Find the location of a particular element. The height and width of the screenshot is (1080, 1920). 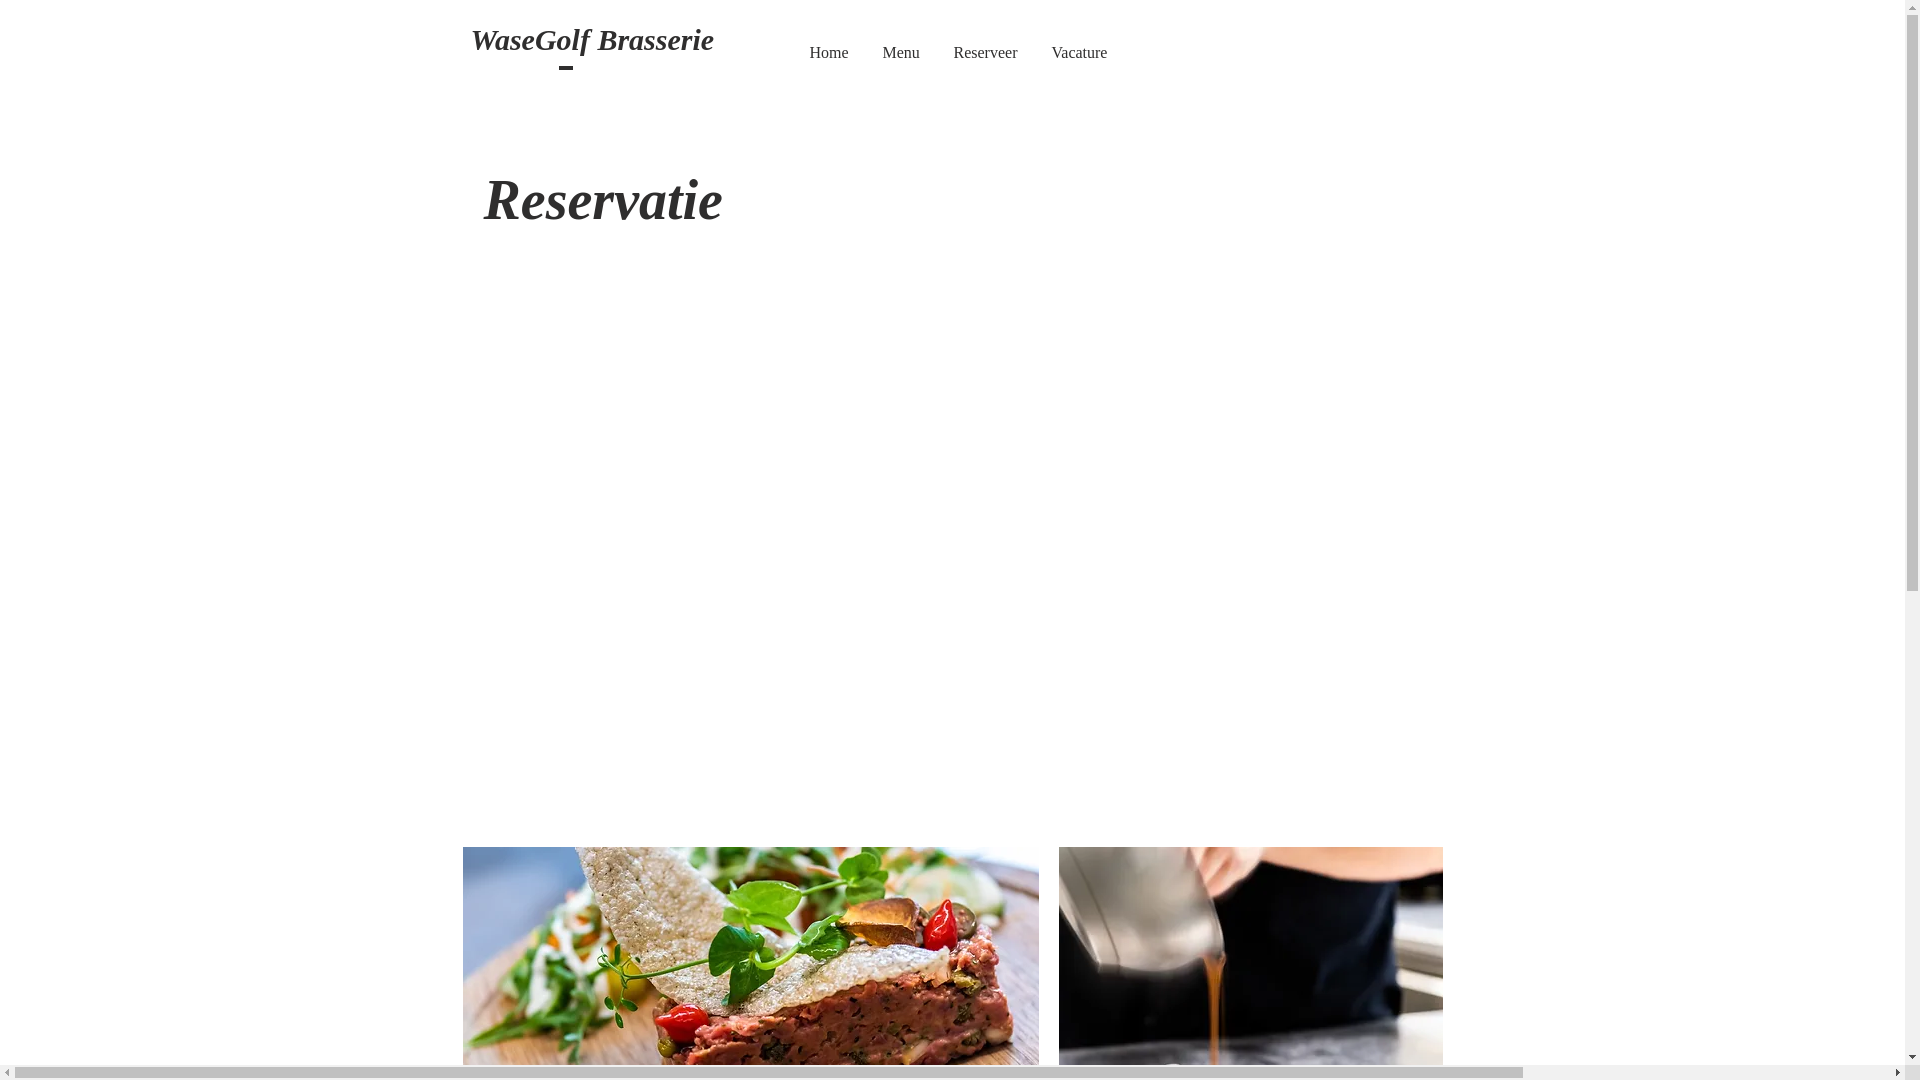

'WaseGolf Brasserie' is located at coordinates (590, 42).